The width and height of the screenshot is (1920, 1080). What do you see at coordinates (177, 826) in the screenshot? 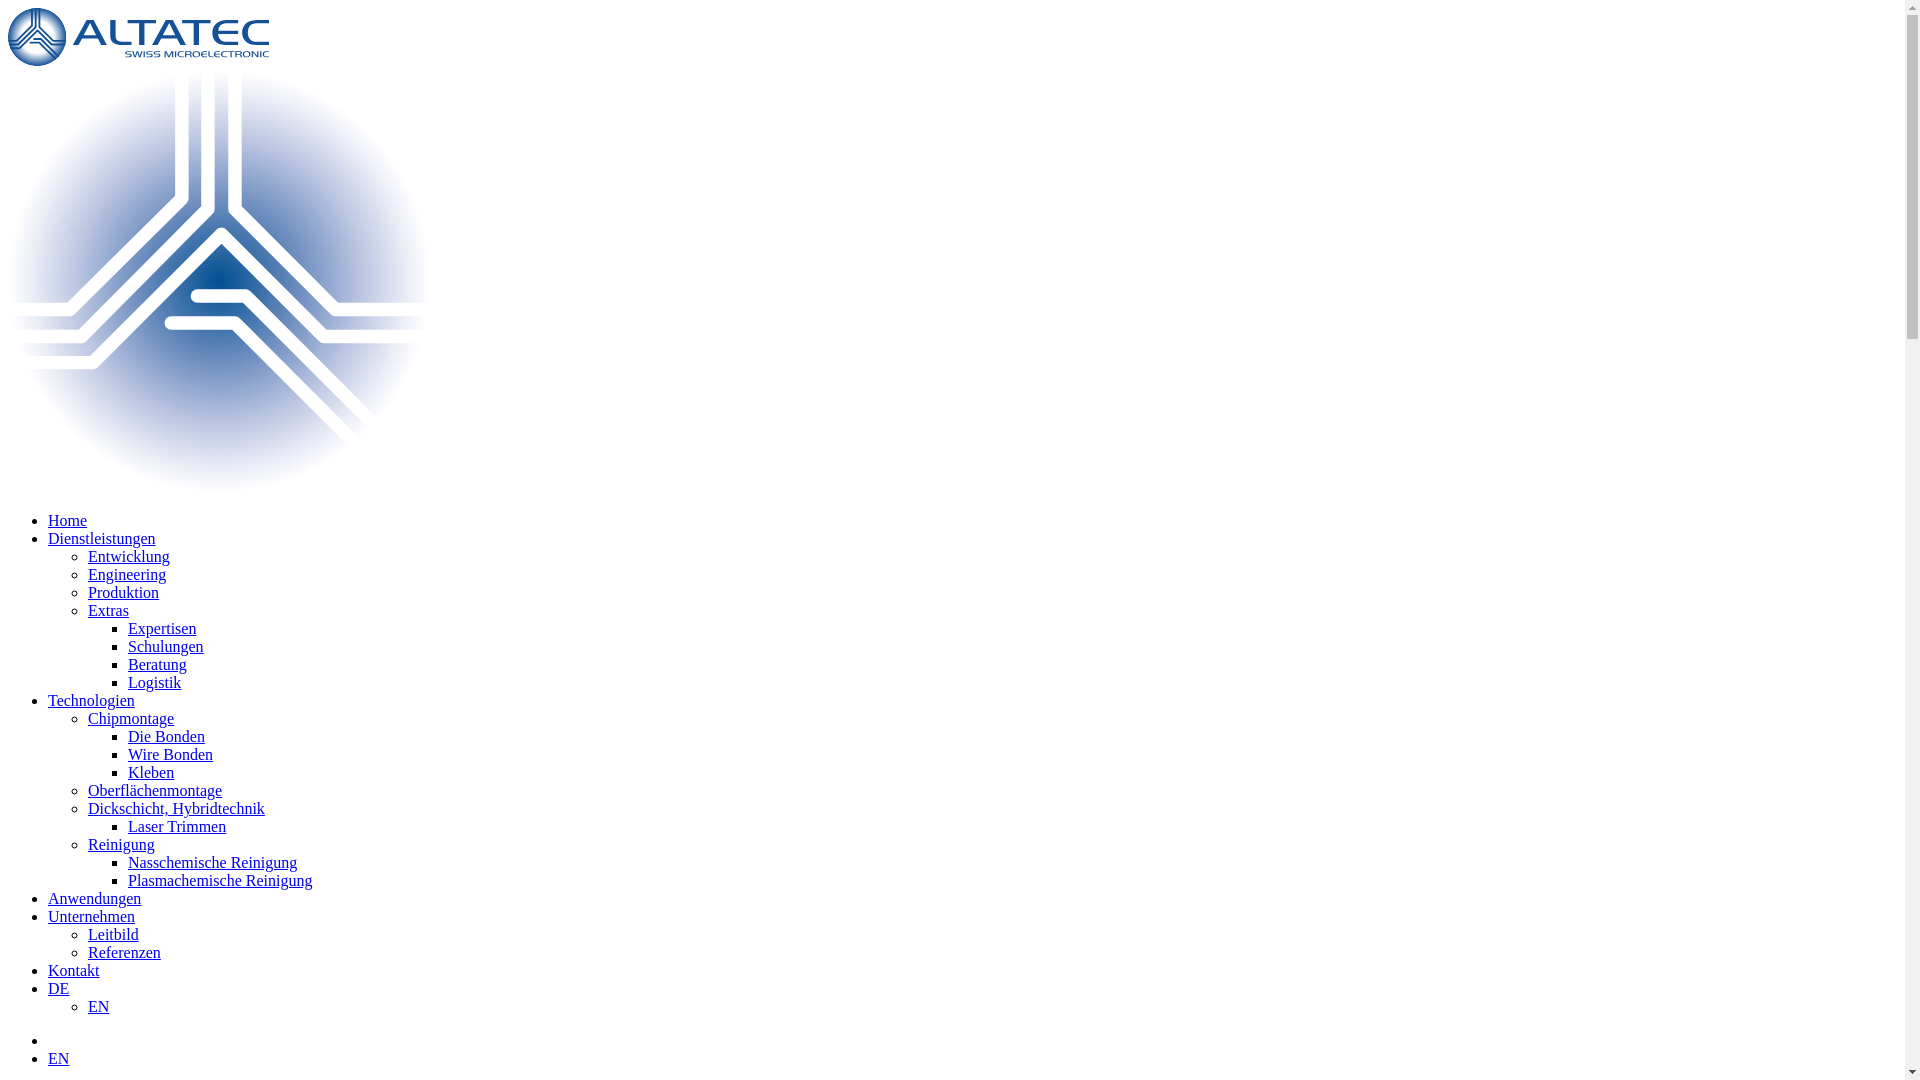
I see `'Laser Trimmen'` at bounding box center [177, 826].